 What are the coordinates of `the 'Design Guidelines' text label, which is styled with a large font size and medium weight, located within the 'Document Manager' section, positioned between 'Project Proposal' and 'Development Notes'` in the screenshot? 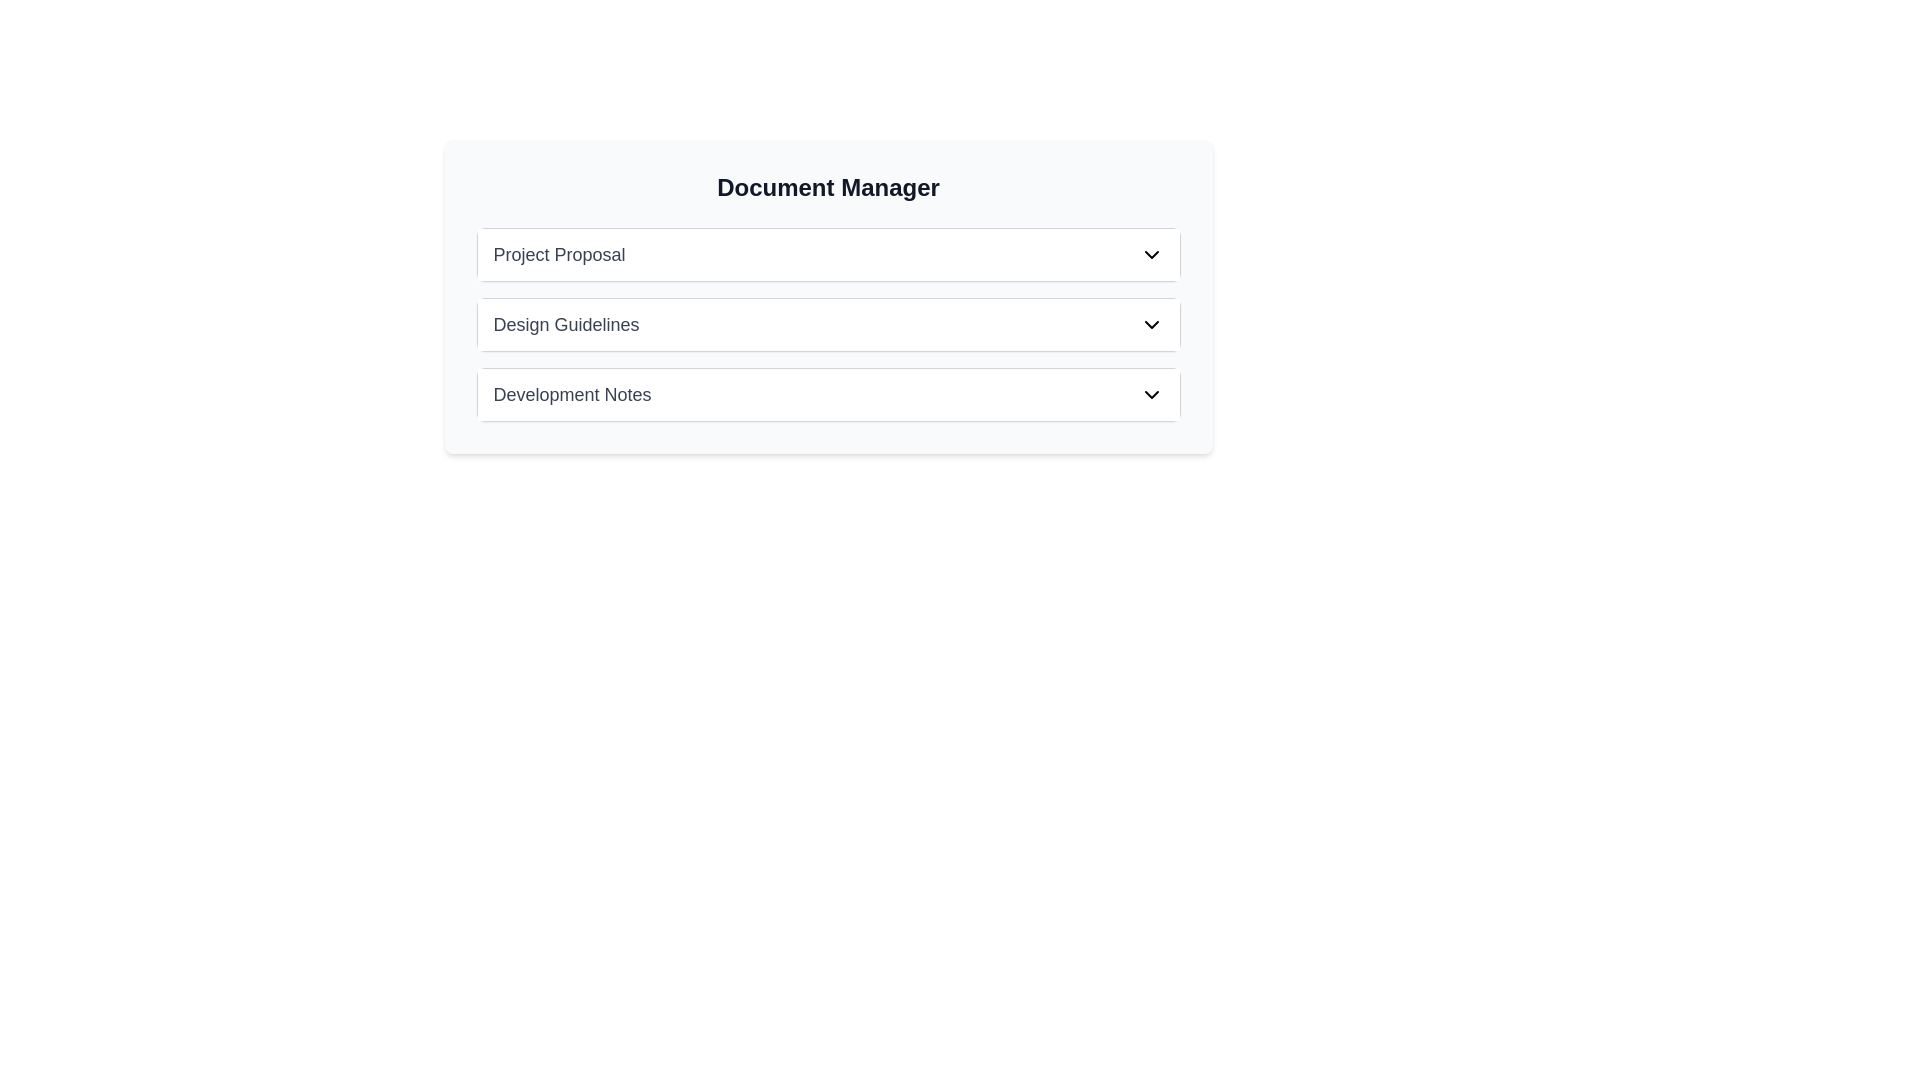 It's located at (565, 323).